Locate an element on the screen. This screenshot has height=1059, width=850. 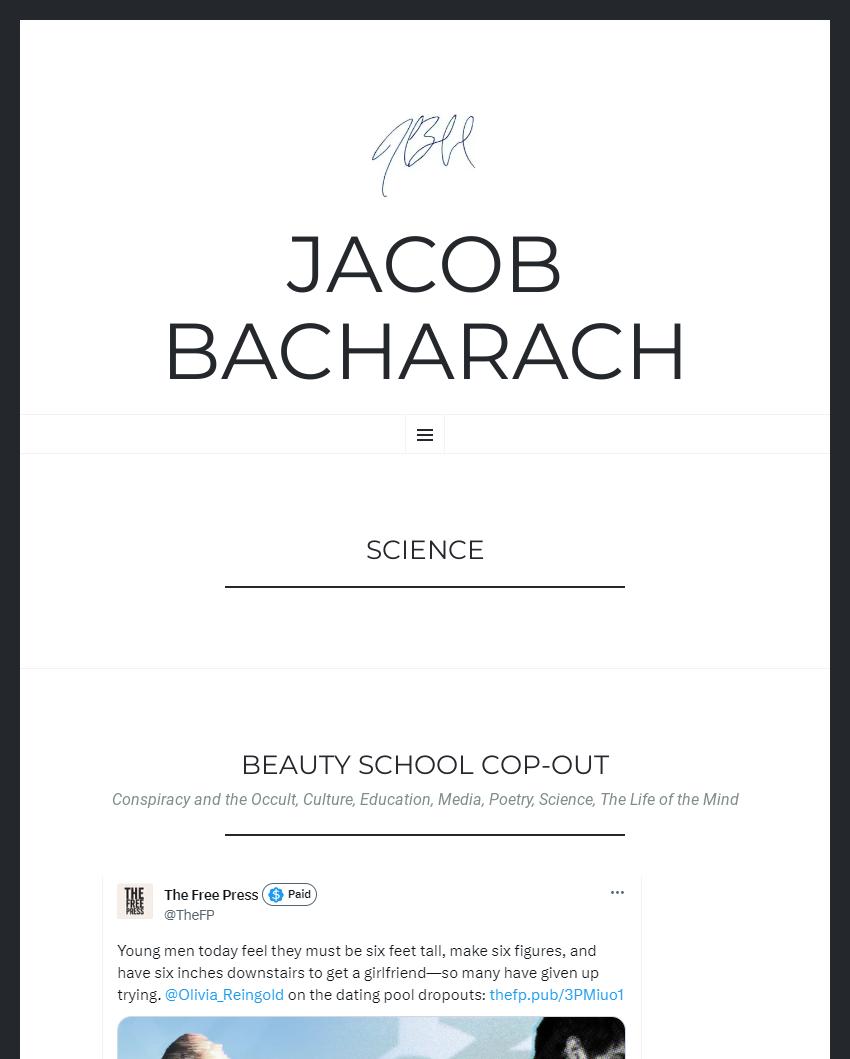
'The Life of the Mind' is located at coordinates (597, 797).